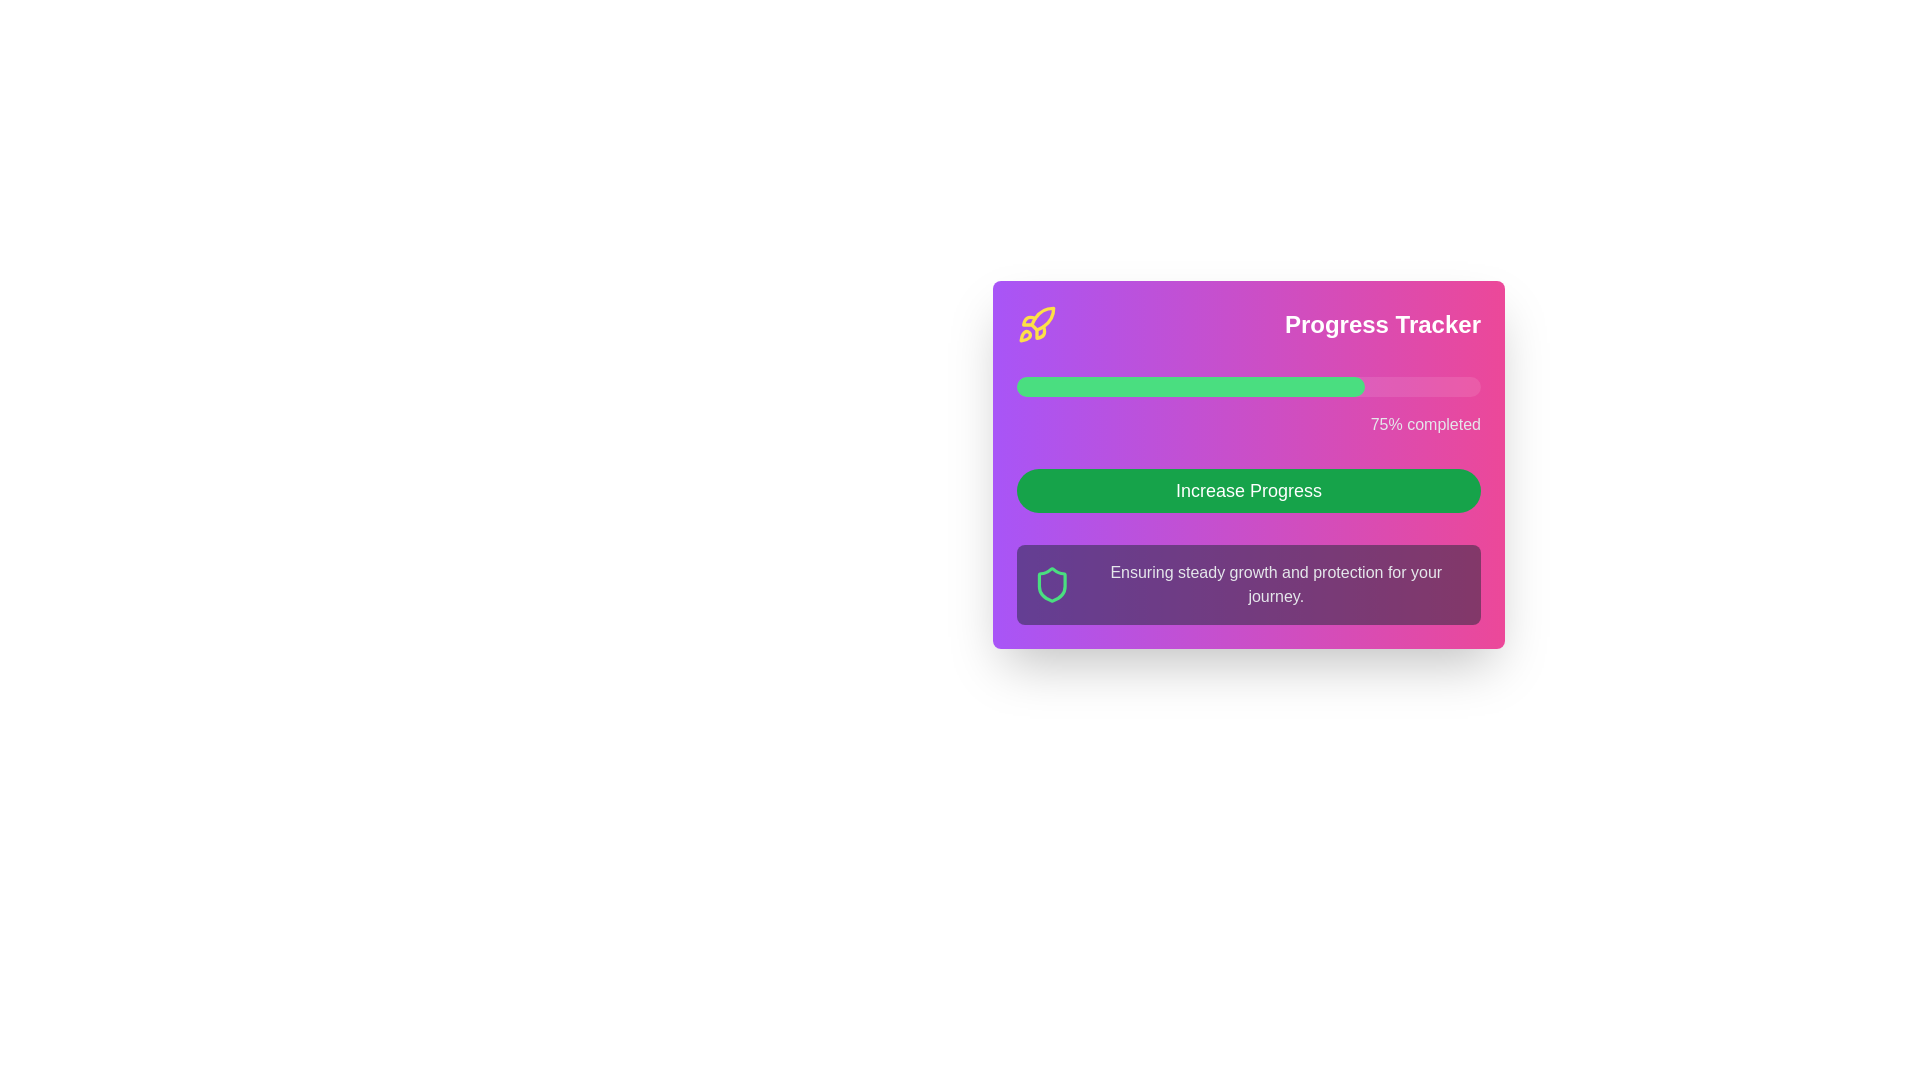 The image size is (1920, 1080). I want to click on the stylized shield icon filled with a purple tone and outlined in green, located near the bottom left of the card above the text 'Ensuring steady growth and protection for your journey.', so click(1051, 585).